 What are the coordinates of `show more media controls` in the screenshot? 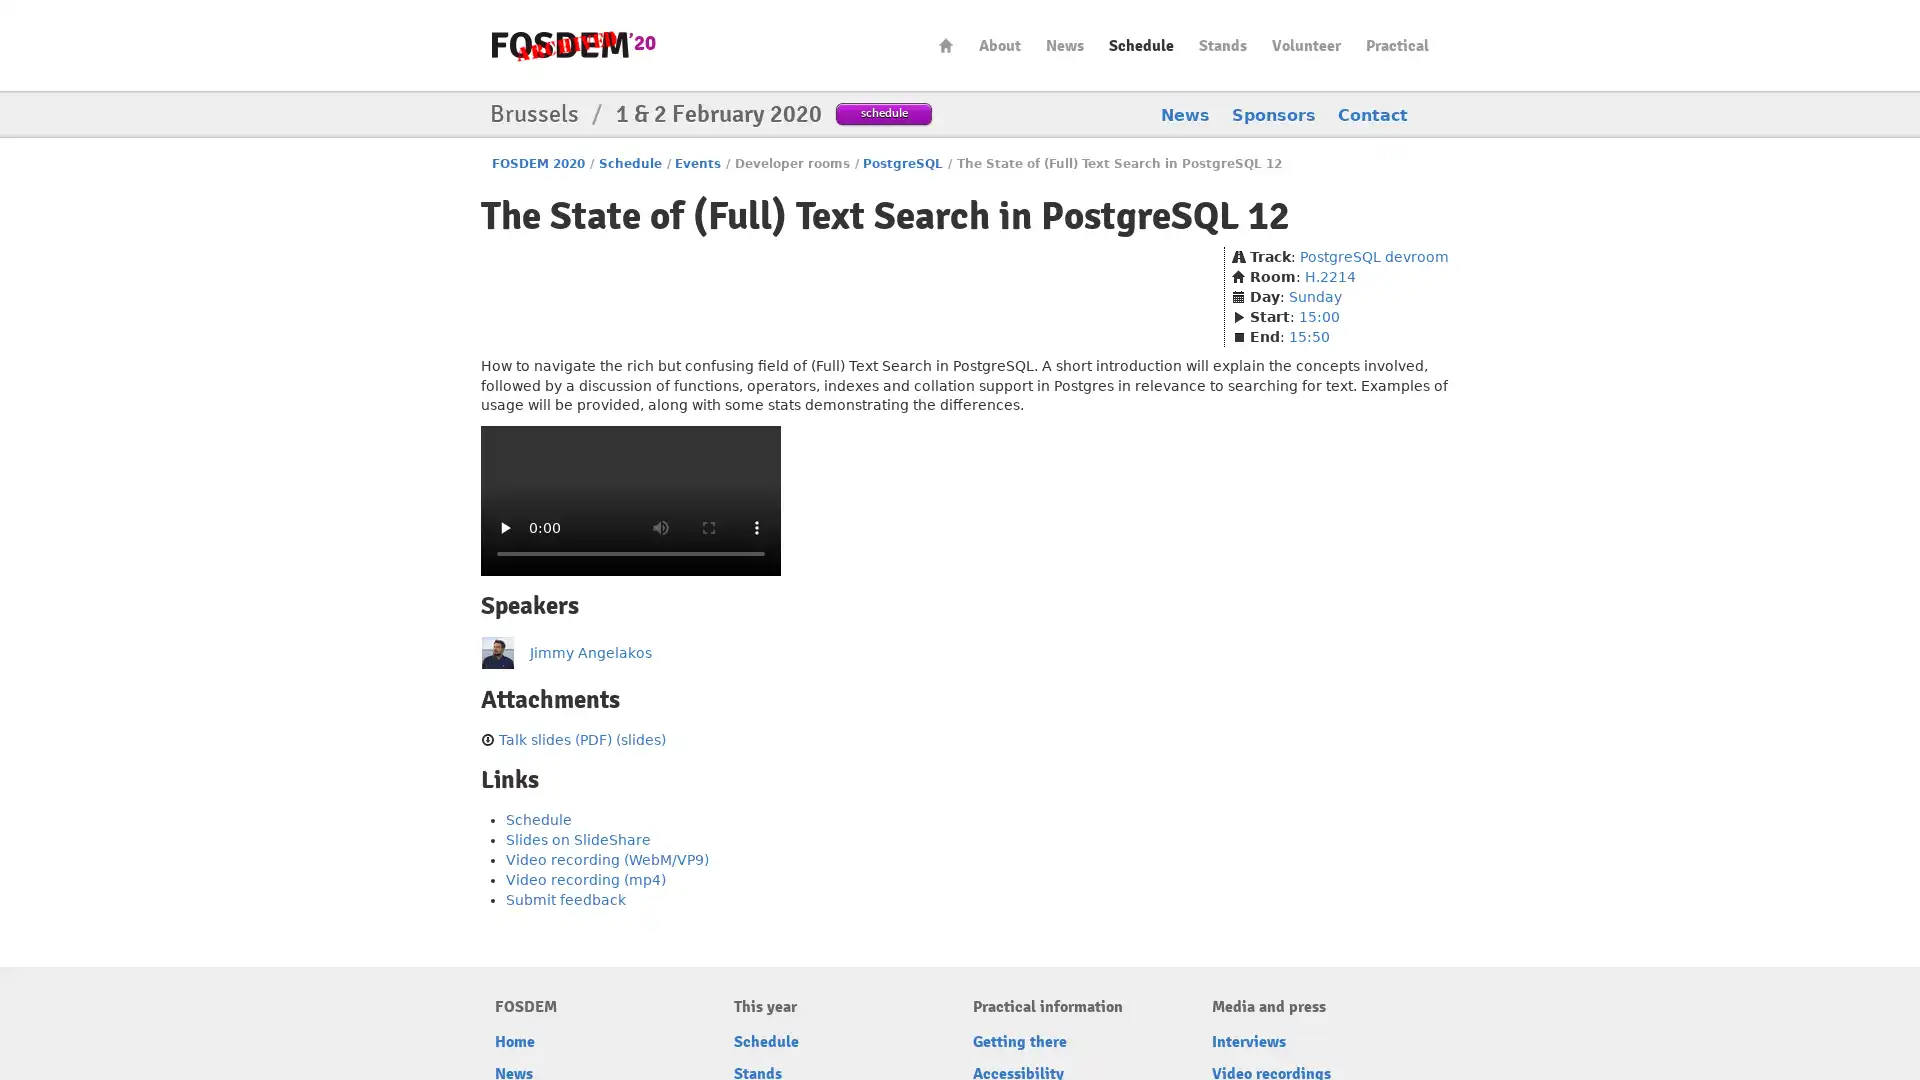 It's located at (756, 526).